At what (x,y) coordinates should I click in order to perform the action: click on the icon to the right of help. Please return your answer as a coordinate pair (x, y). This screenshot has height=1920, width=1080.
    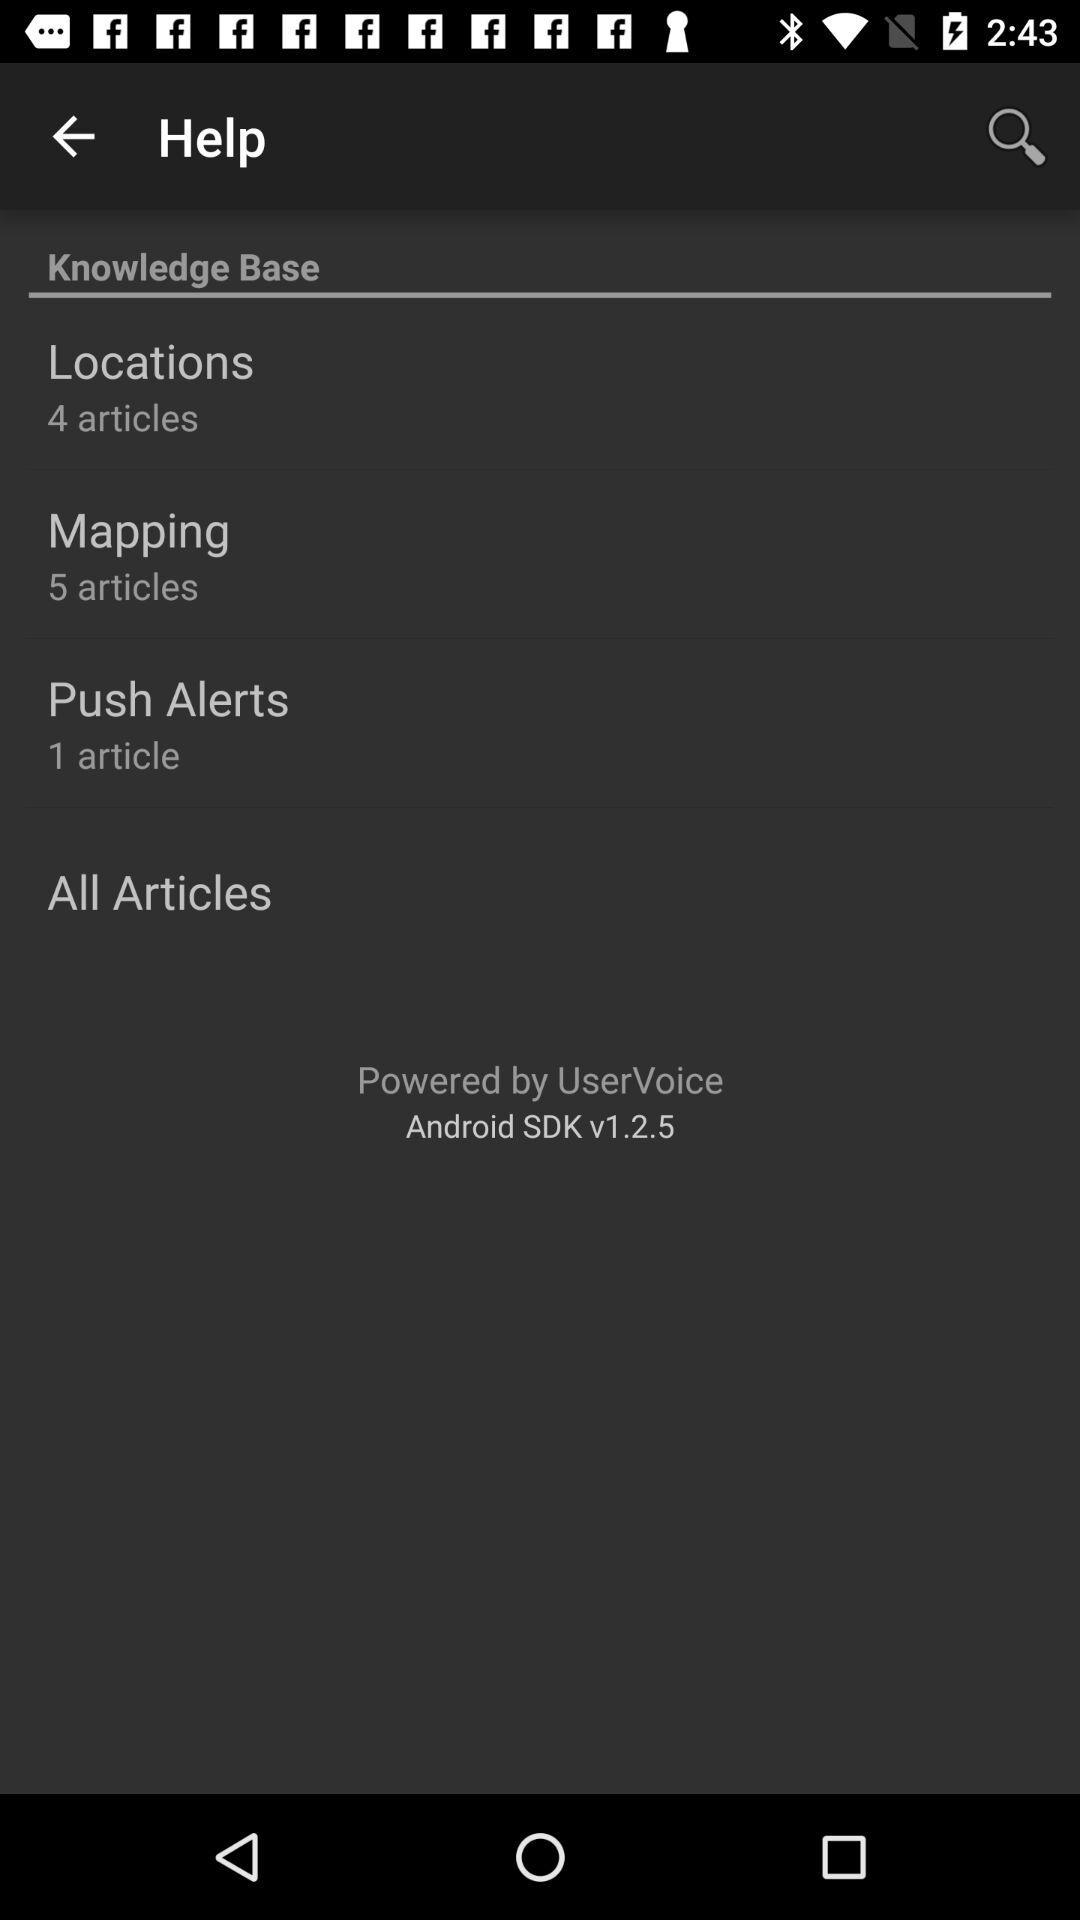
    Looking at the image, I should click on (1017, 135).